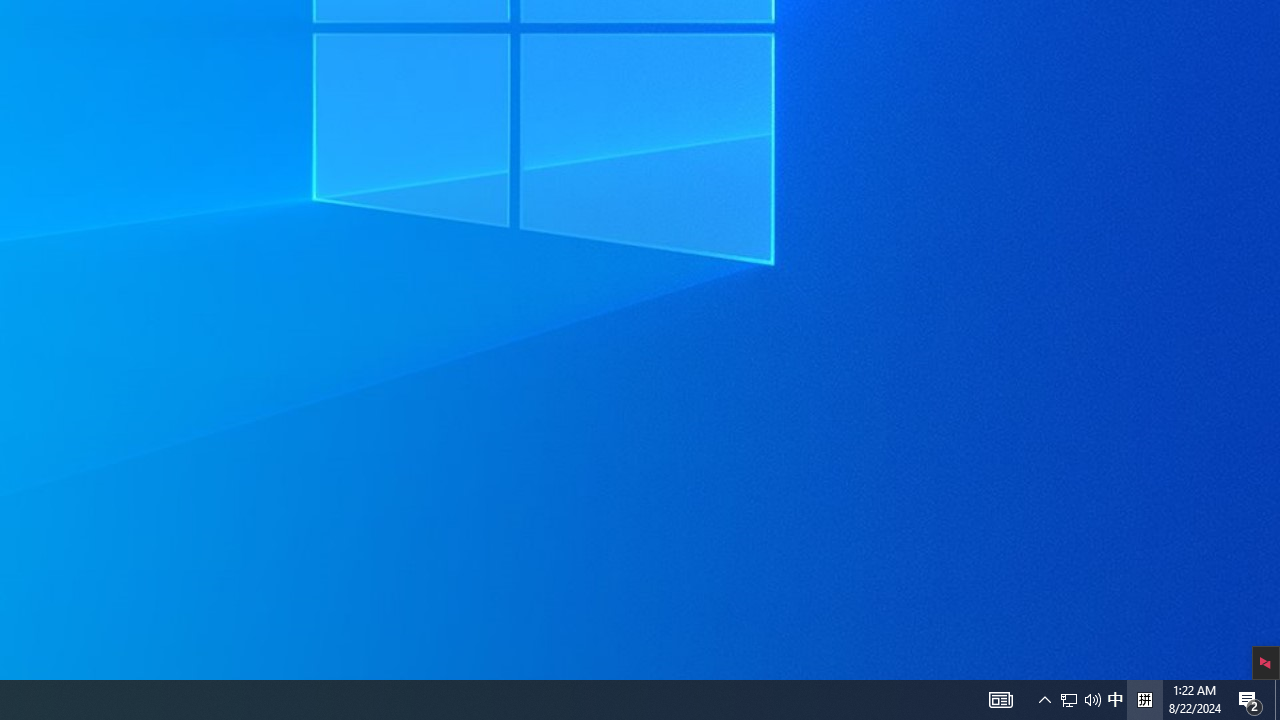  Describe the element at coordinates (1092, 698) in the screenshot. I see `'User Promoted Notification Area'` at that location.